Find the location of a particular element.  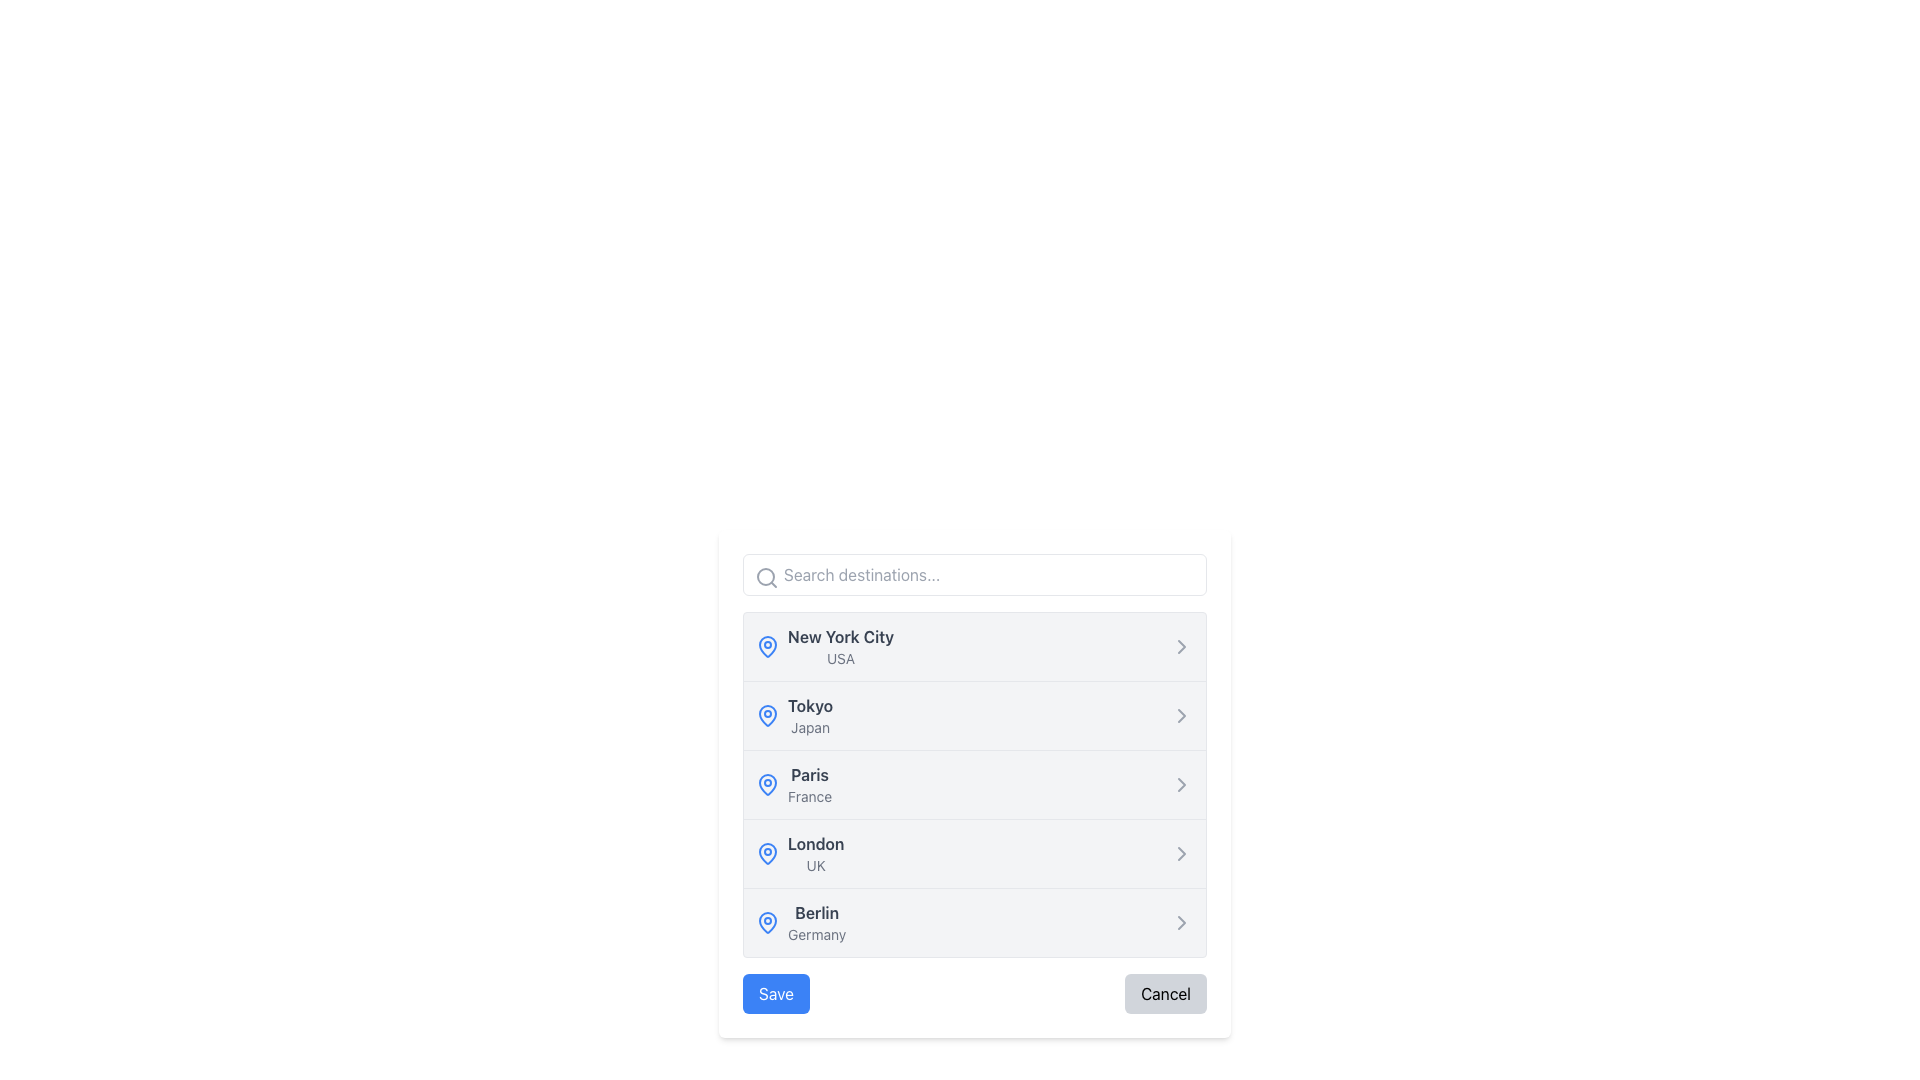

the list item labeled 'Tokyo, Japan' is located at coordinates (793, 715).